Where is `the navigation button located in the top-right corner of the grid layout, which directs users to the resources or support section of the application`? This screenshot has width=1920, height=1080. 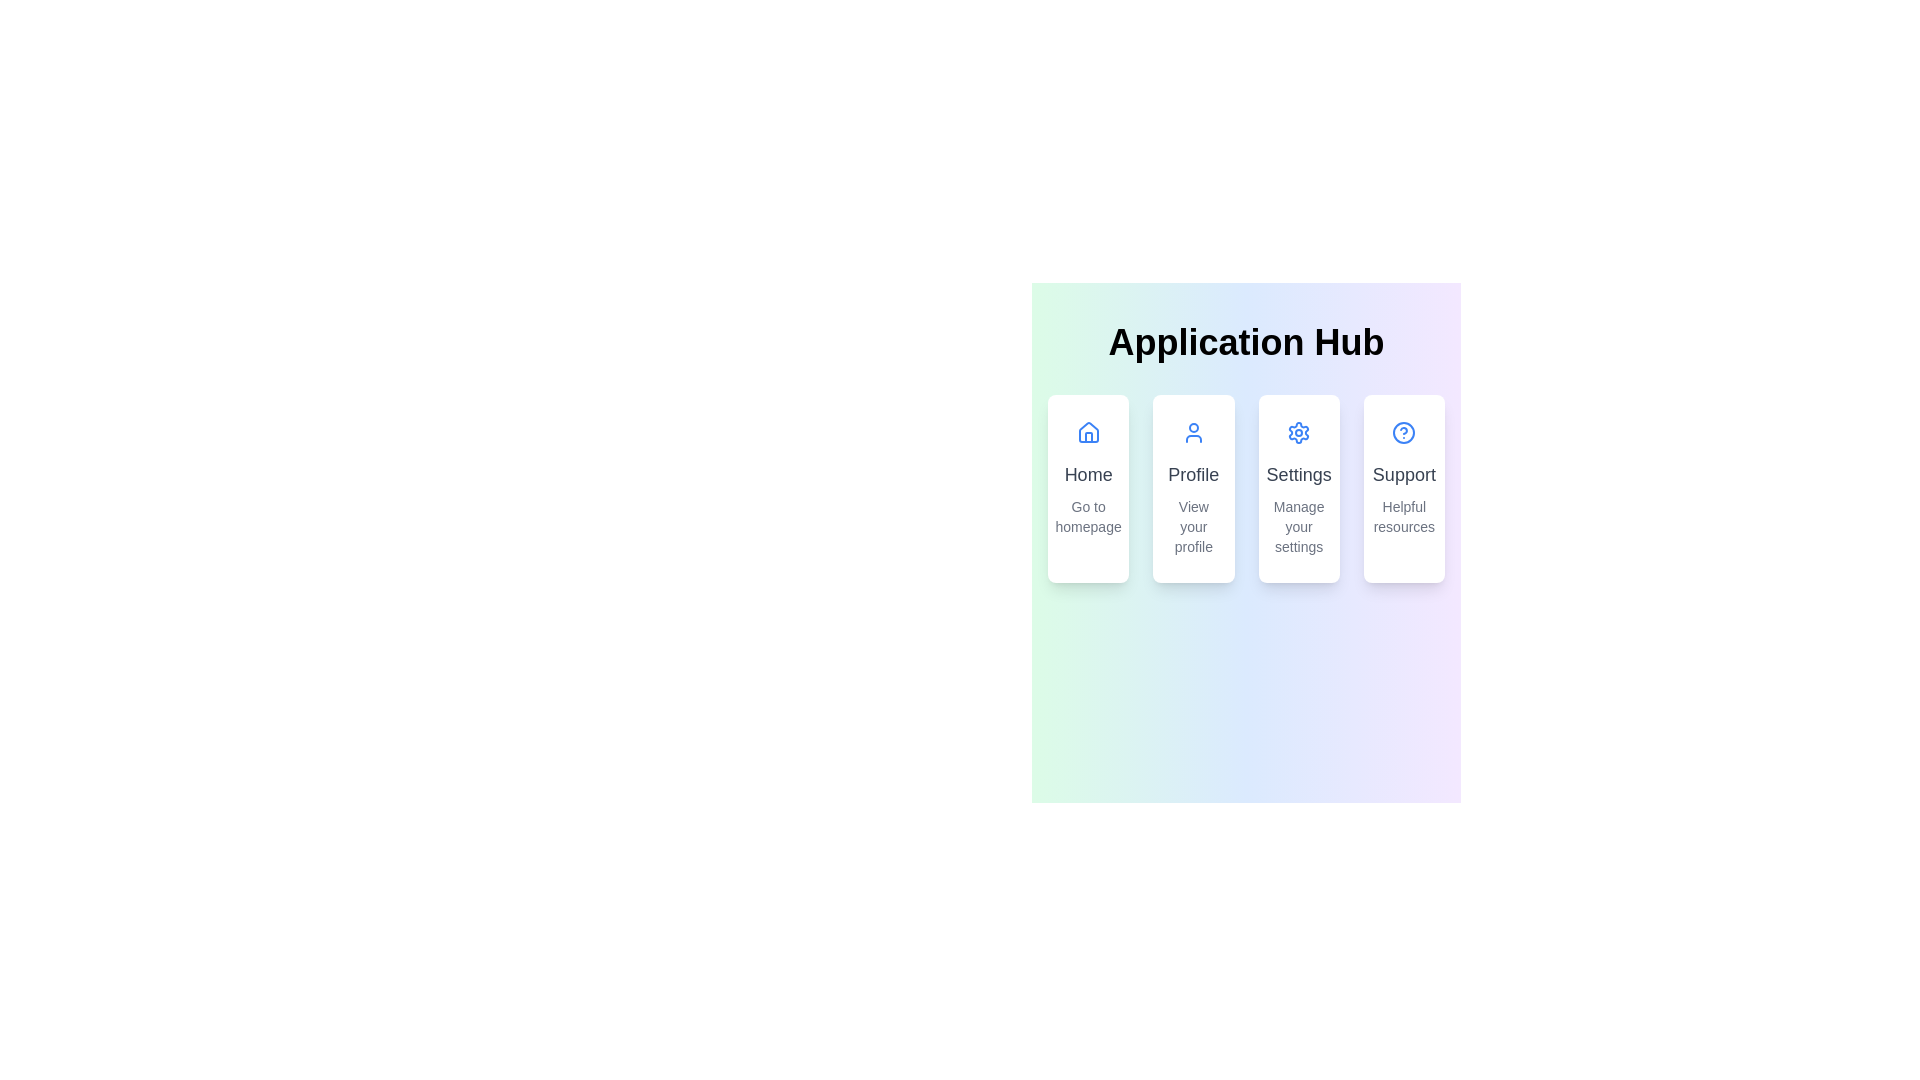 the navigation button located in the top-right corner of the grid layout, which directs users to the resources or support section of the application is located at coordinates (1403, 489).